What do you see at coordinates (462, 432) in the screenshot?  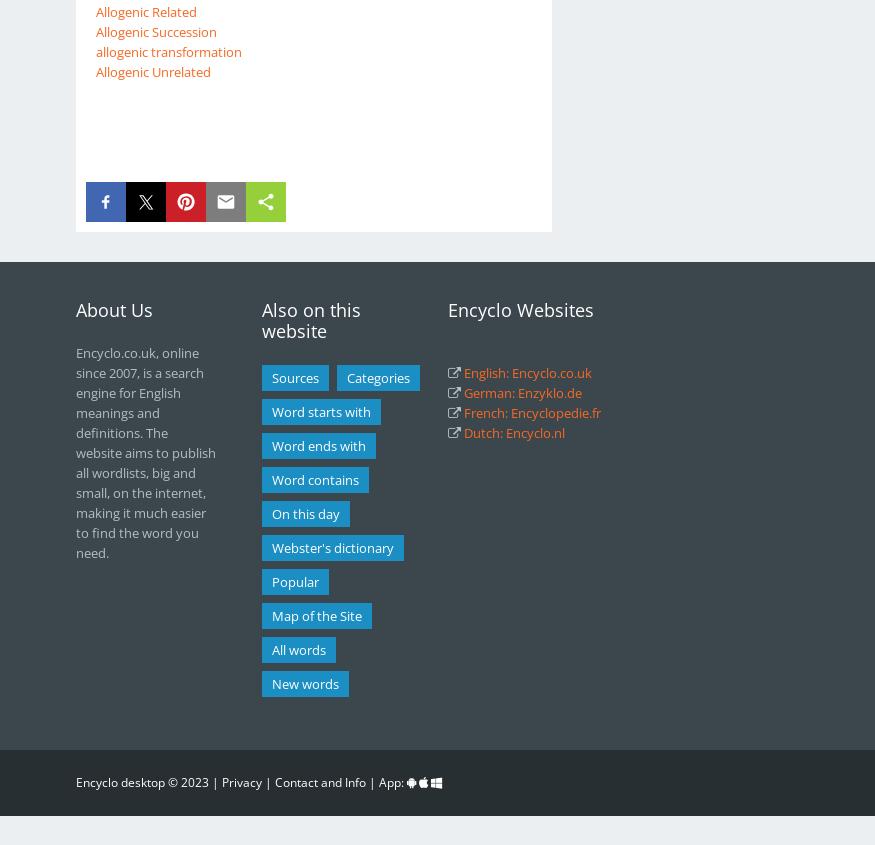 I see `'Dutch: Encyclo.nl'` at bounding box center [462, 432].